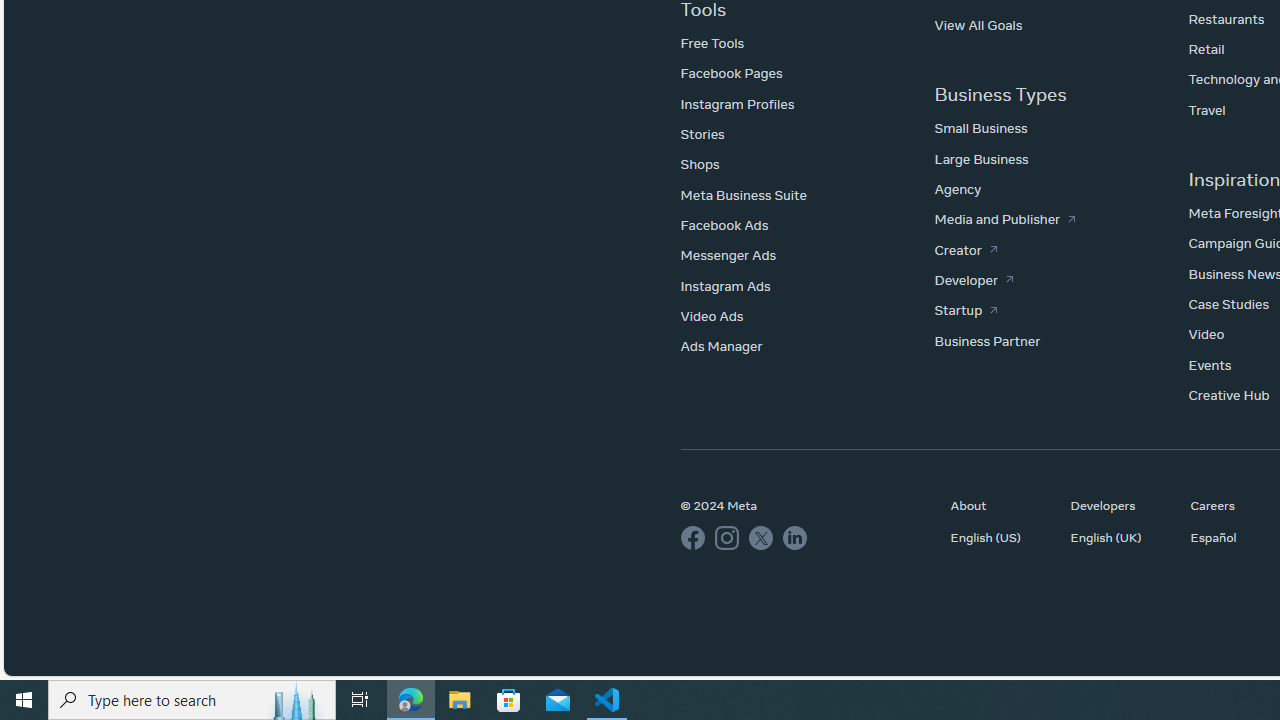 This screenshot has width=1280, height=720. What do you see at coordinates (712, 42) in the screenshot?
I see `'Free Tools'` at bounding box center [712, 42].